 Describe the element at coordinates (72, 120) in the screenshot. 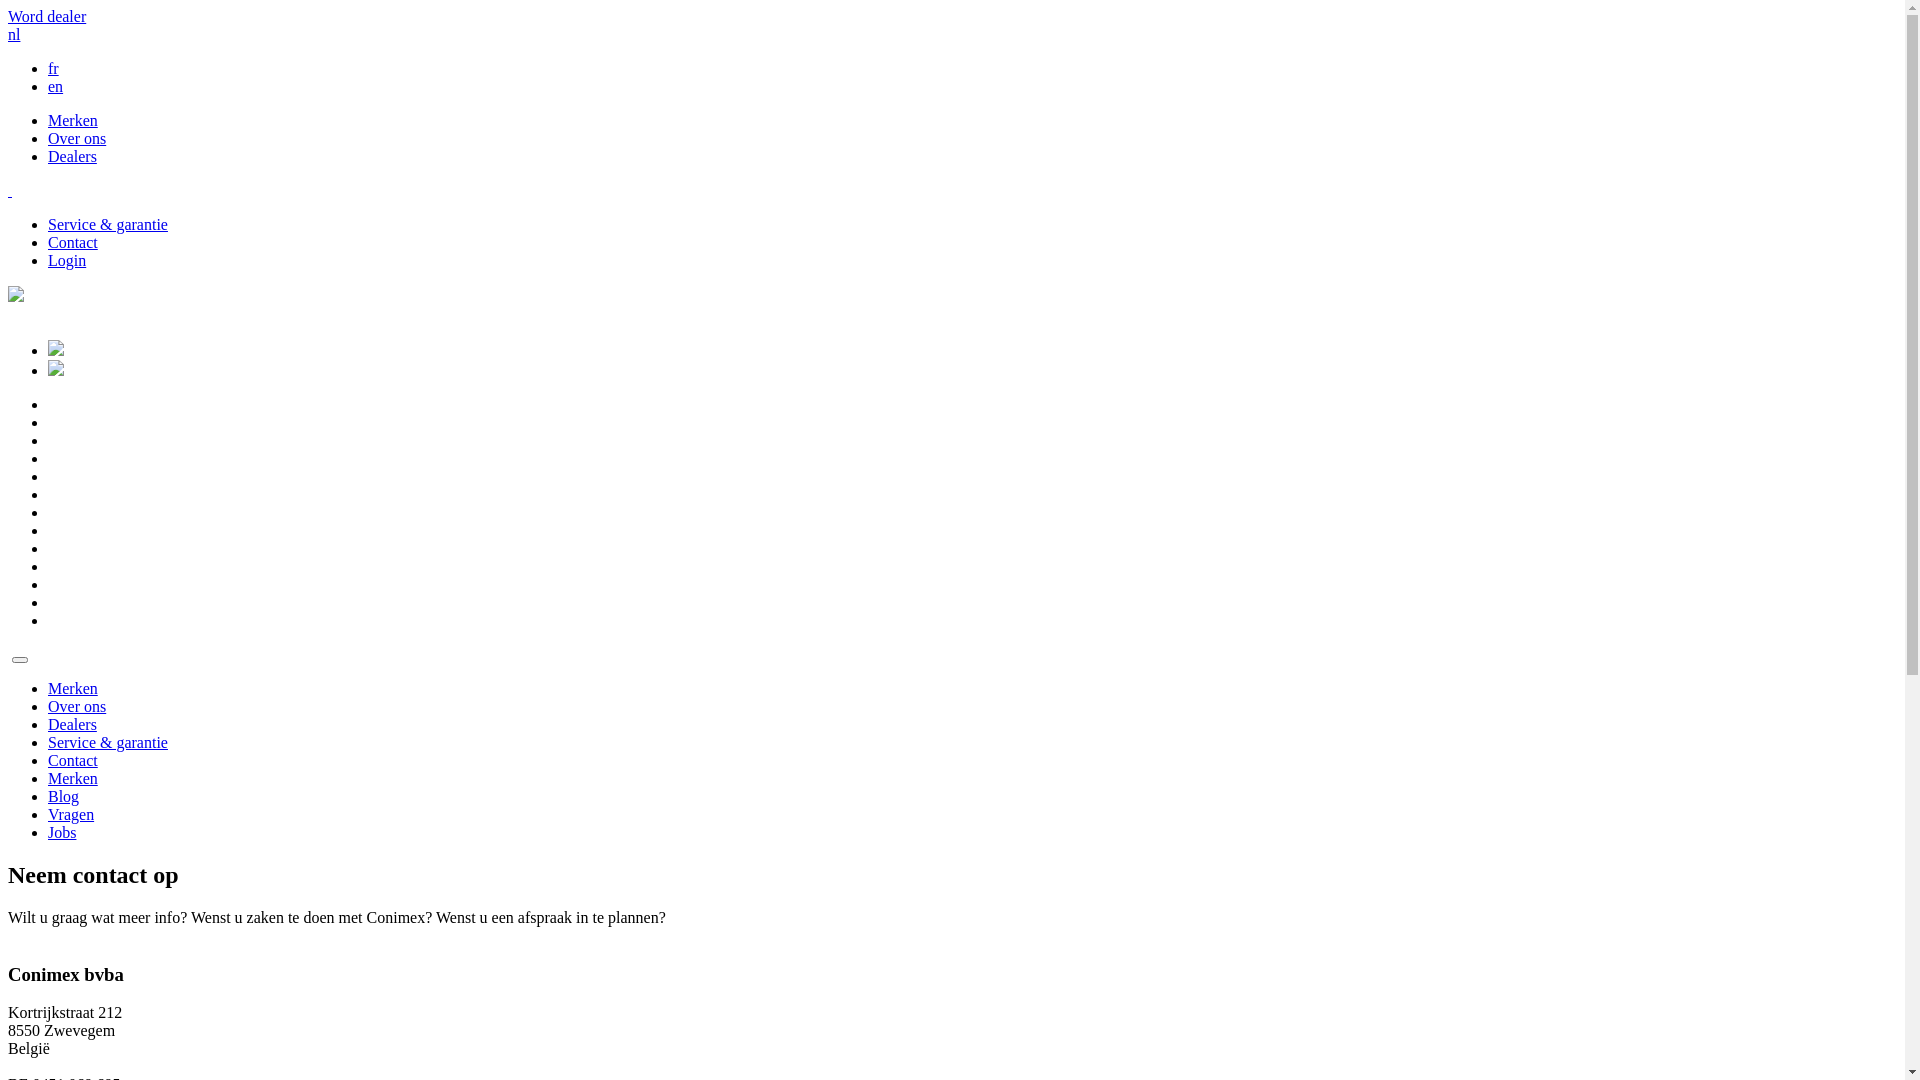

I see `'Merken'` at that location.